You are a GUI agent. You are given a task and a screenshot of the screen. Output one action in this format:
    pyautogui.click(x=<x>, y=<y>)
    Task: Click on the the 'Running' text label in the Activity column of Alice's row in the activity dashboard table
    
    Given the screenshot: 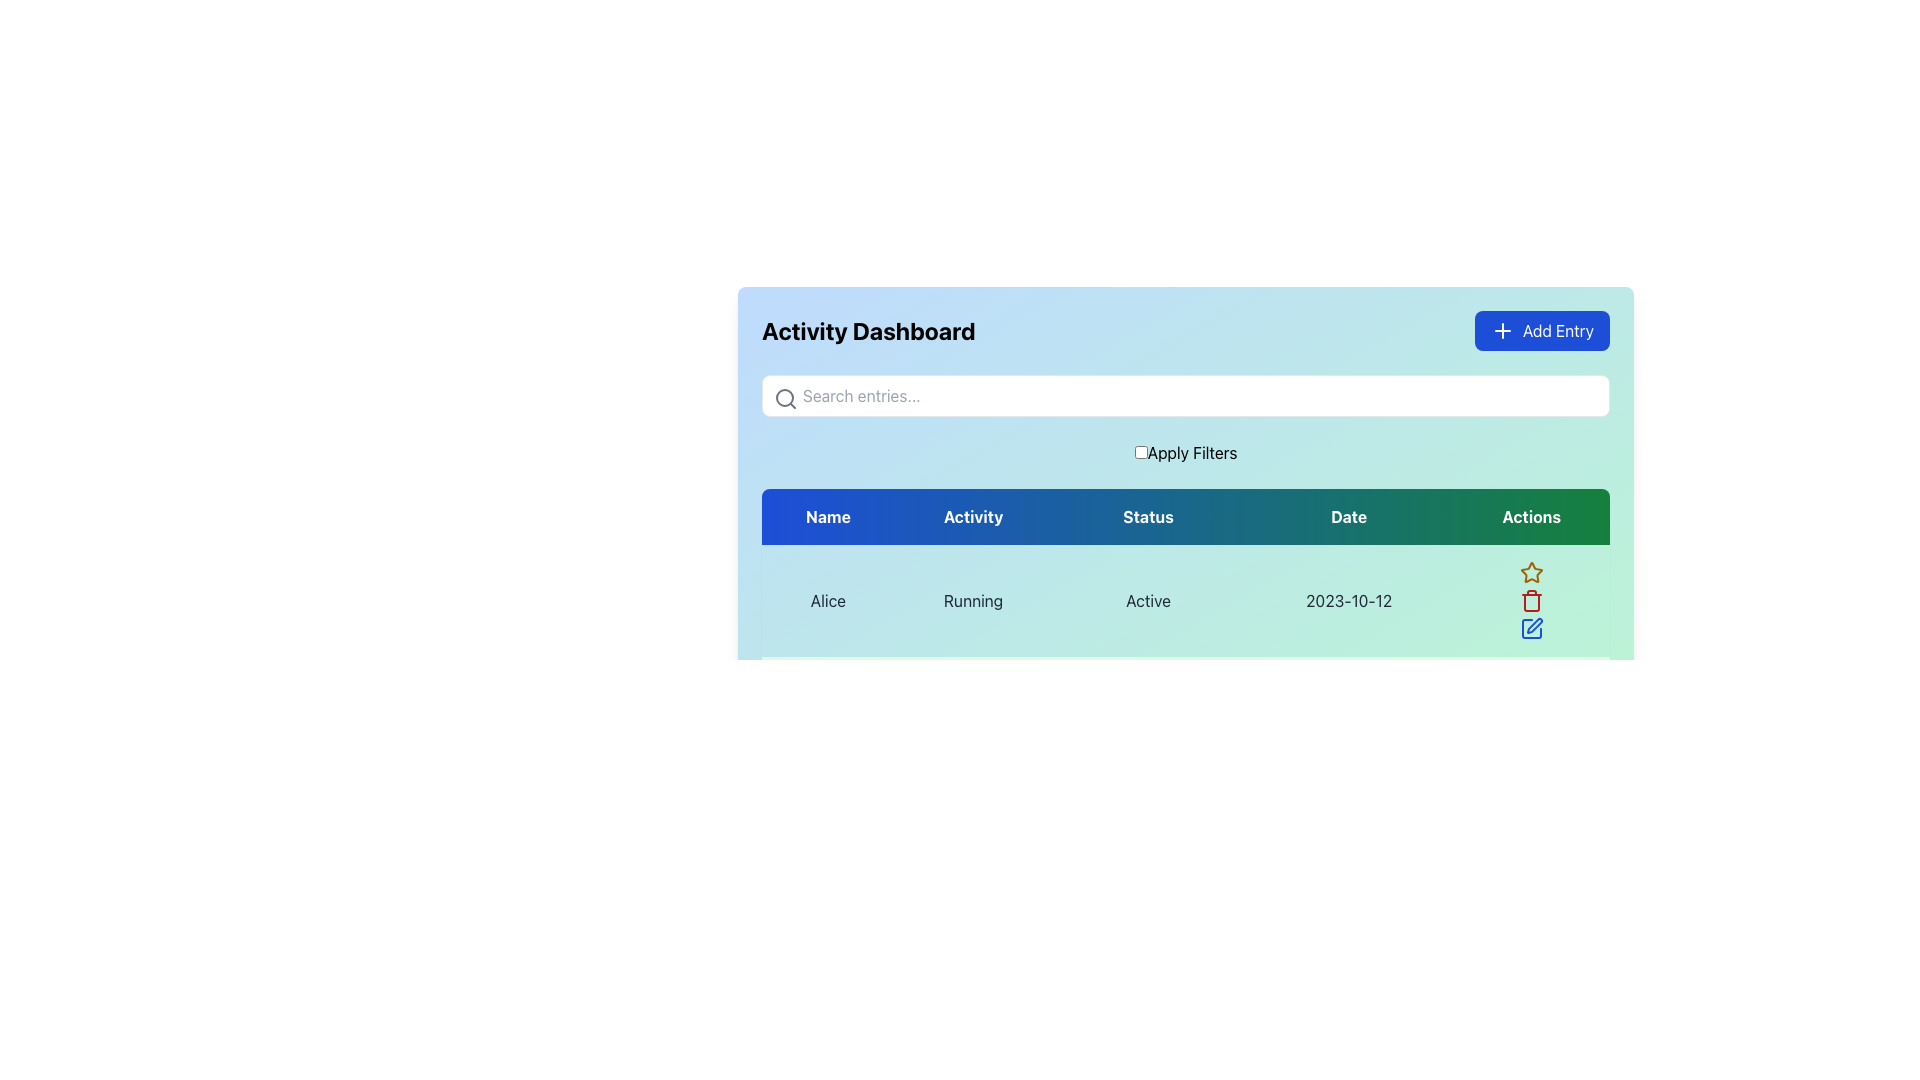 What is the action you would take?
    pyautogui.click(x=973, y=600)
    